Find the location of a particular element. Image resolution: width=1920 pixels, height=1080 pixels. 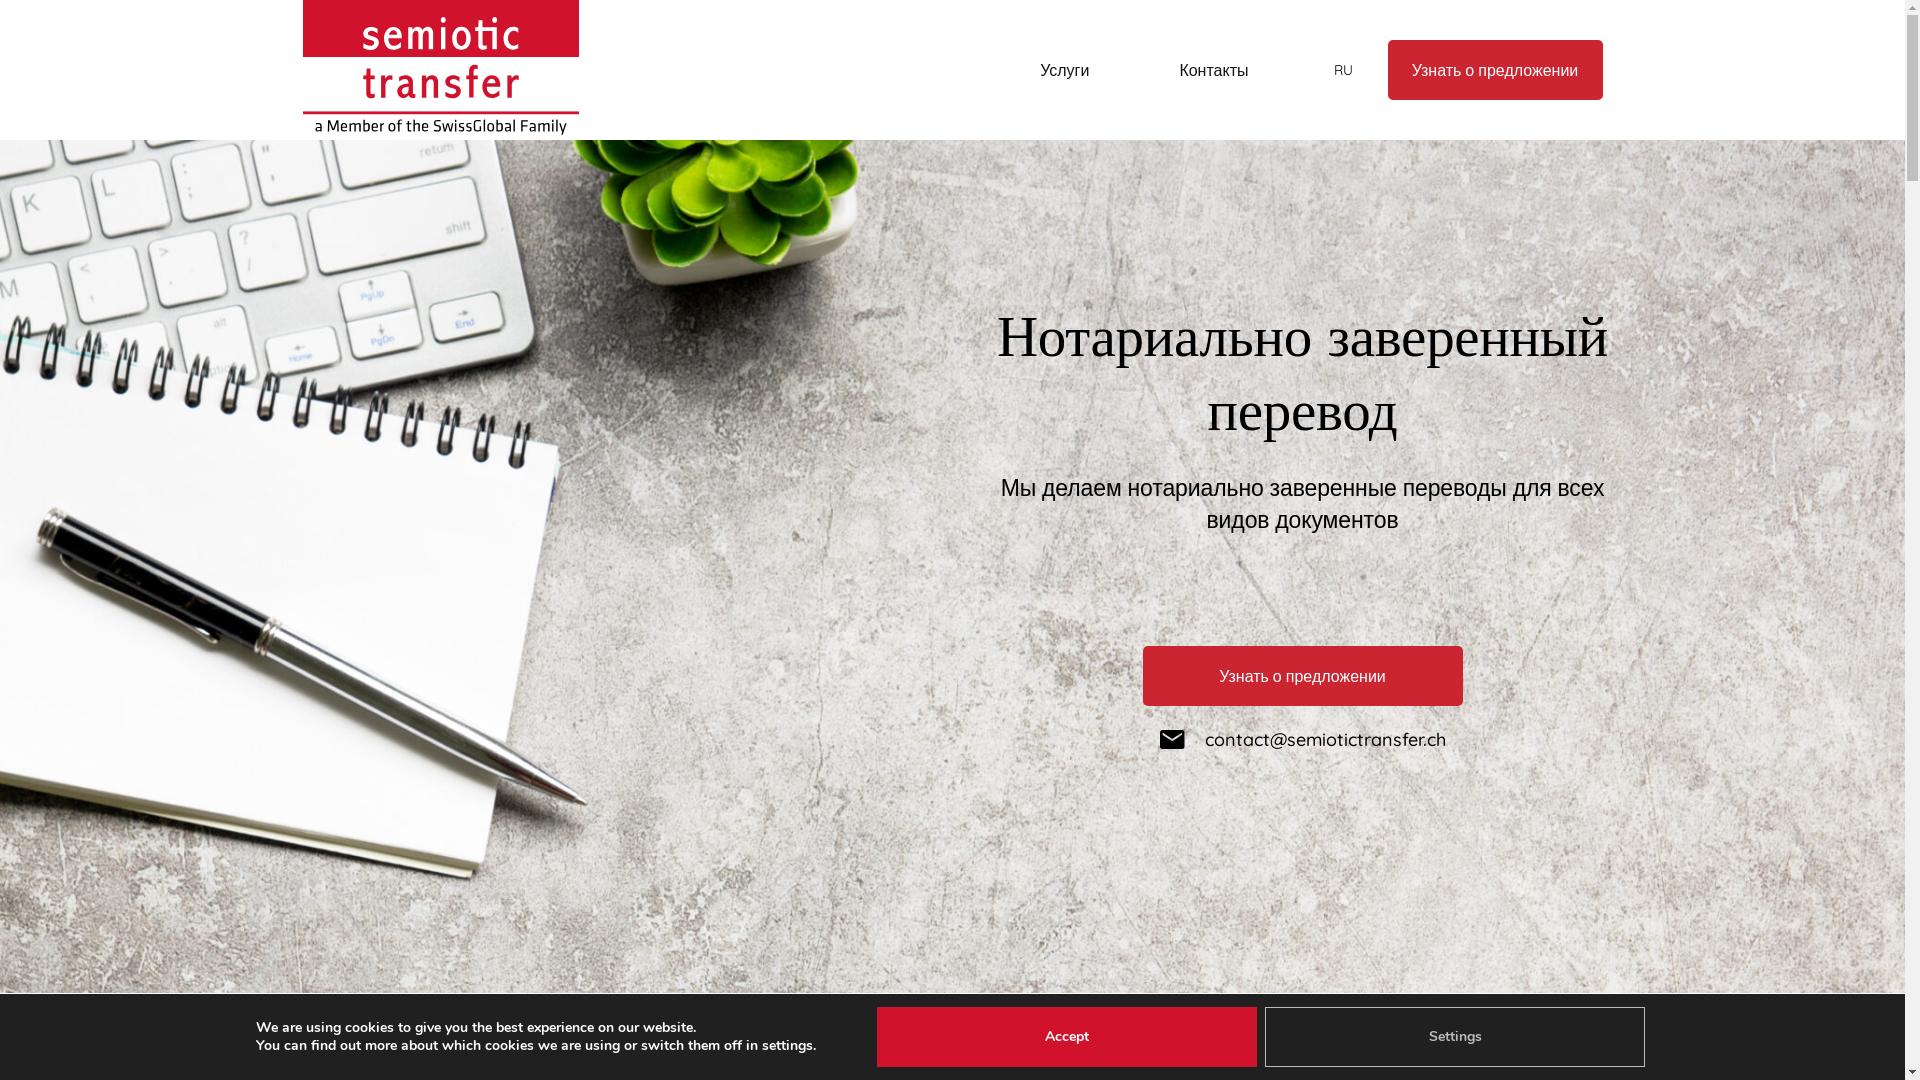

'Accept' is located at coordinates (1065, 1036).